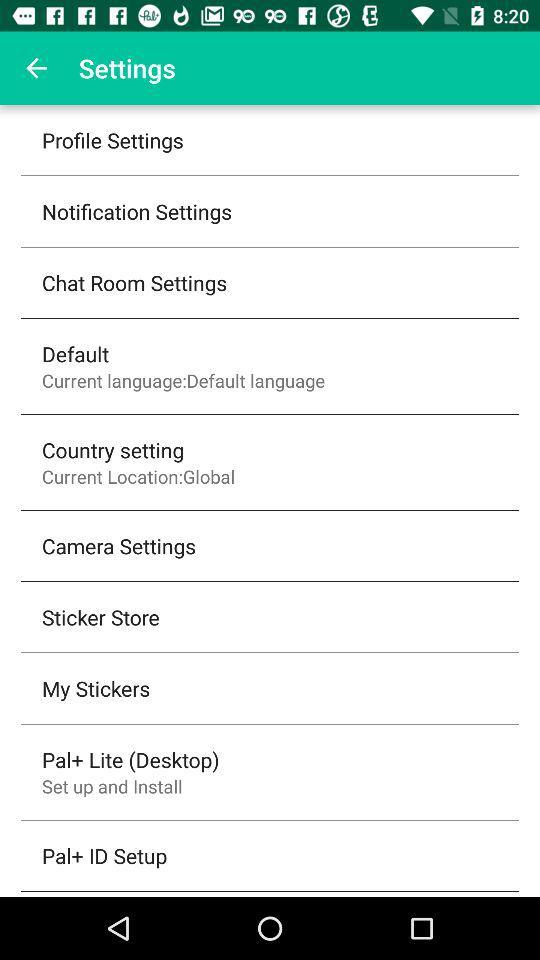 This screenshot has height=960, width=540. Describe the element at coordinates (112, 139) in the screenshot. I see `item above notification settings` at that location.